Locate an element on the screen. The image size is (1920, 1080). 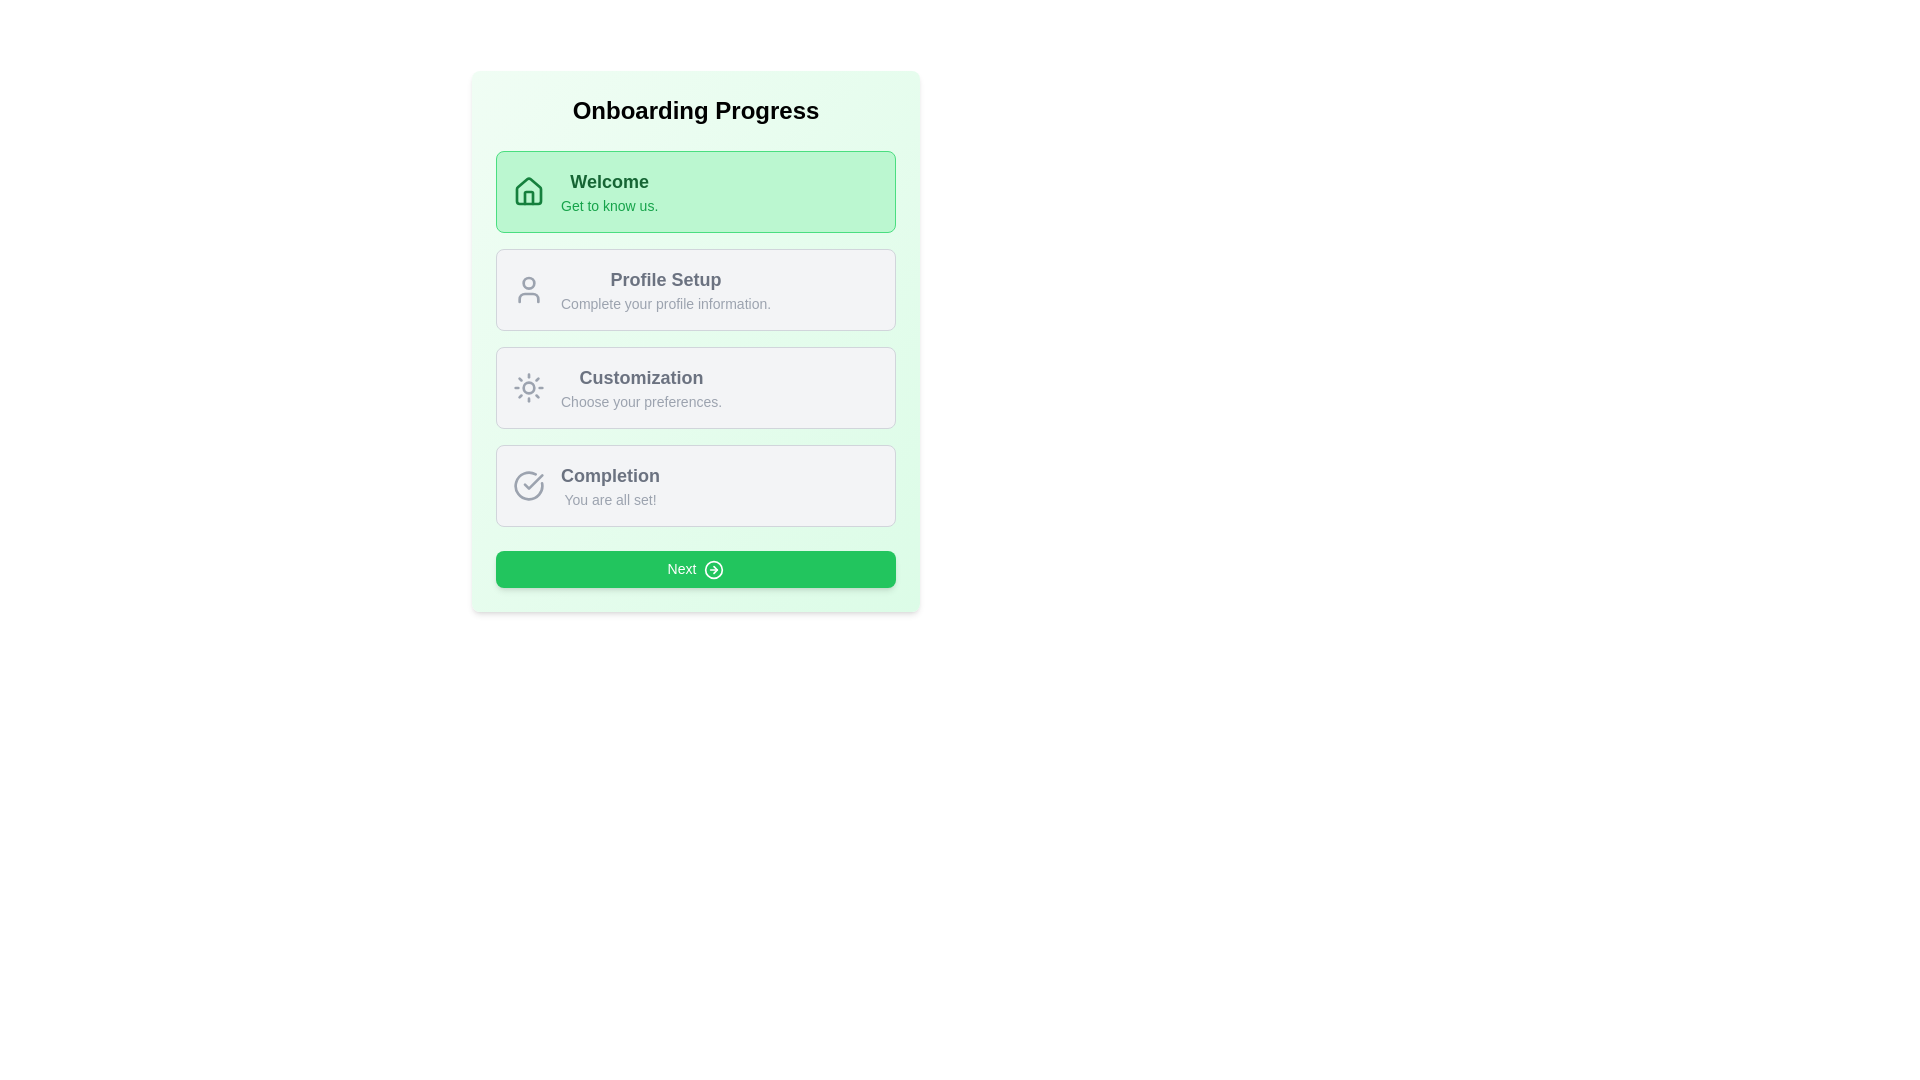
the Text label serving as a title or header for the initial step of the onboarding process, which provides a welcoming message and is positioned adjacent to a home icon is located at coordinates (608, 181).